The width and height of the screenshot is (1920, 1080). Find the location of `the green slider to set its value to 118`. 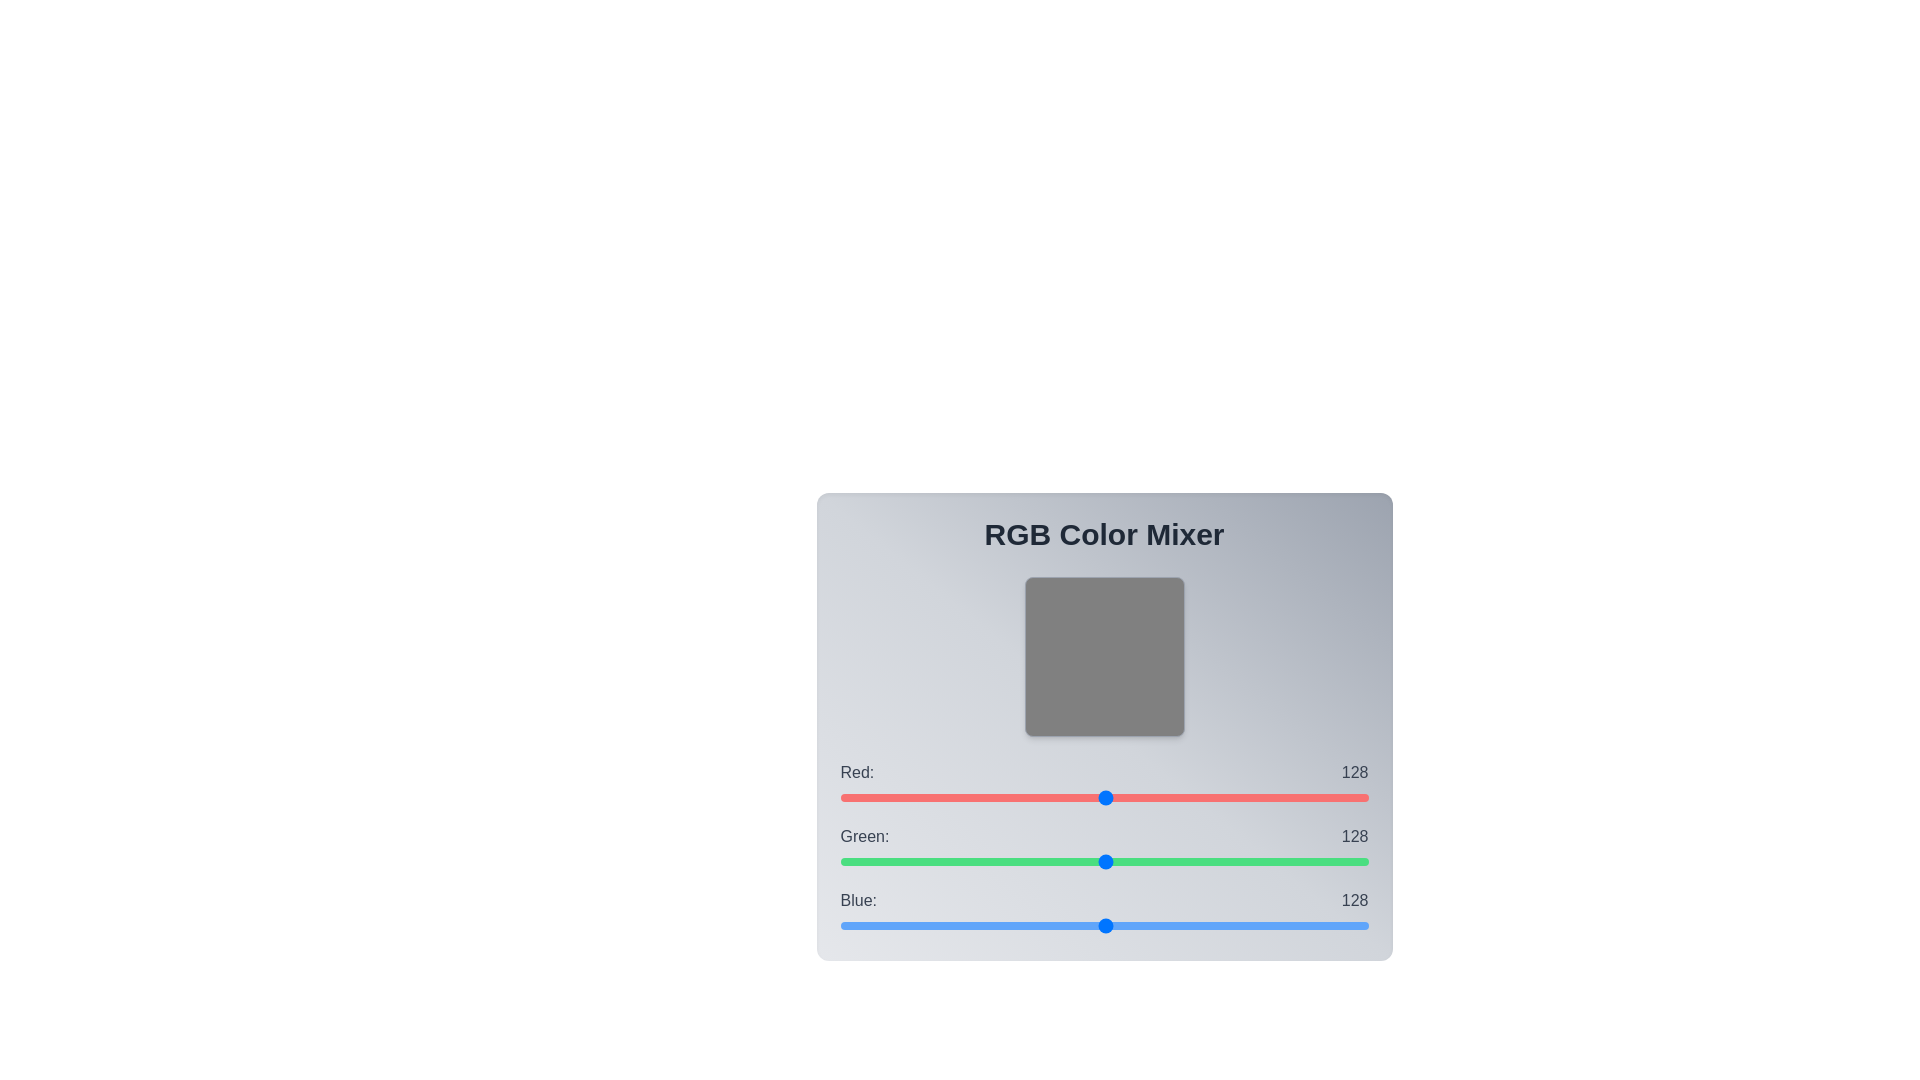

the green slider to set its value to 118 is located at coordinates (1083, 860).